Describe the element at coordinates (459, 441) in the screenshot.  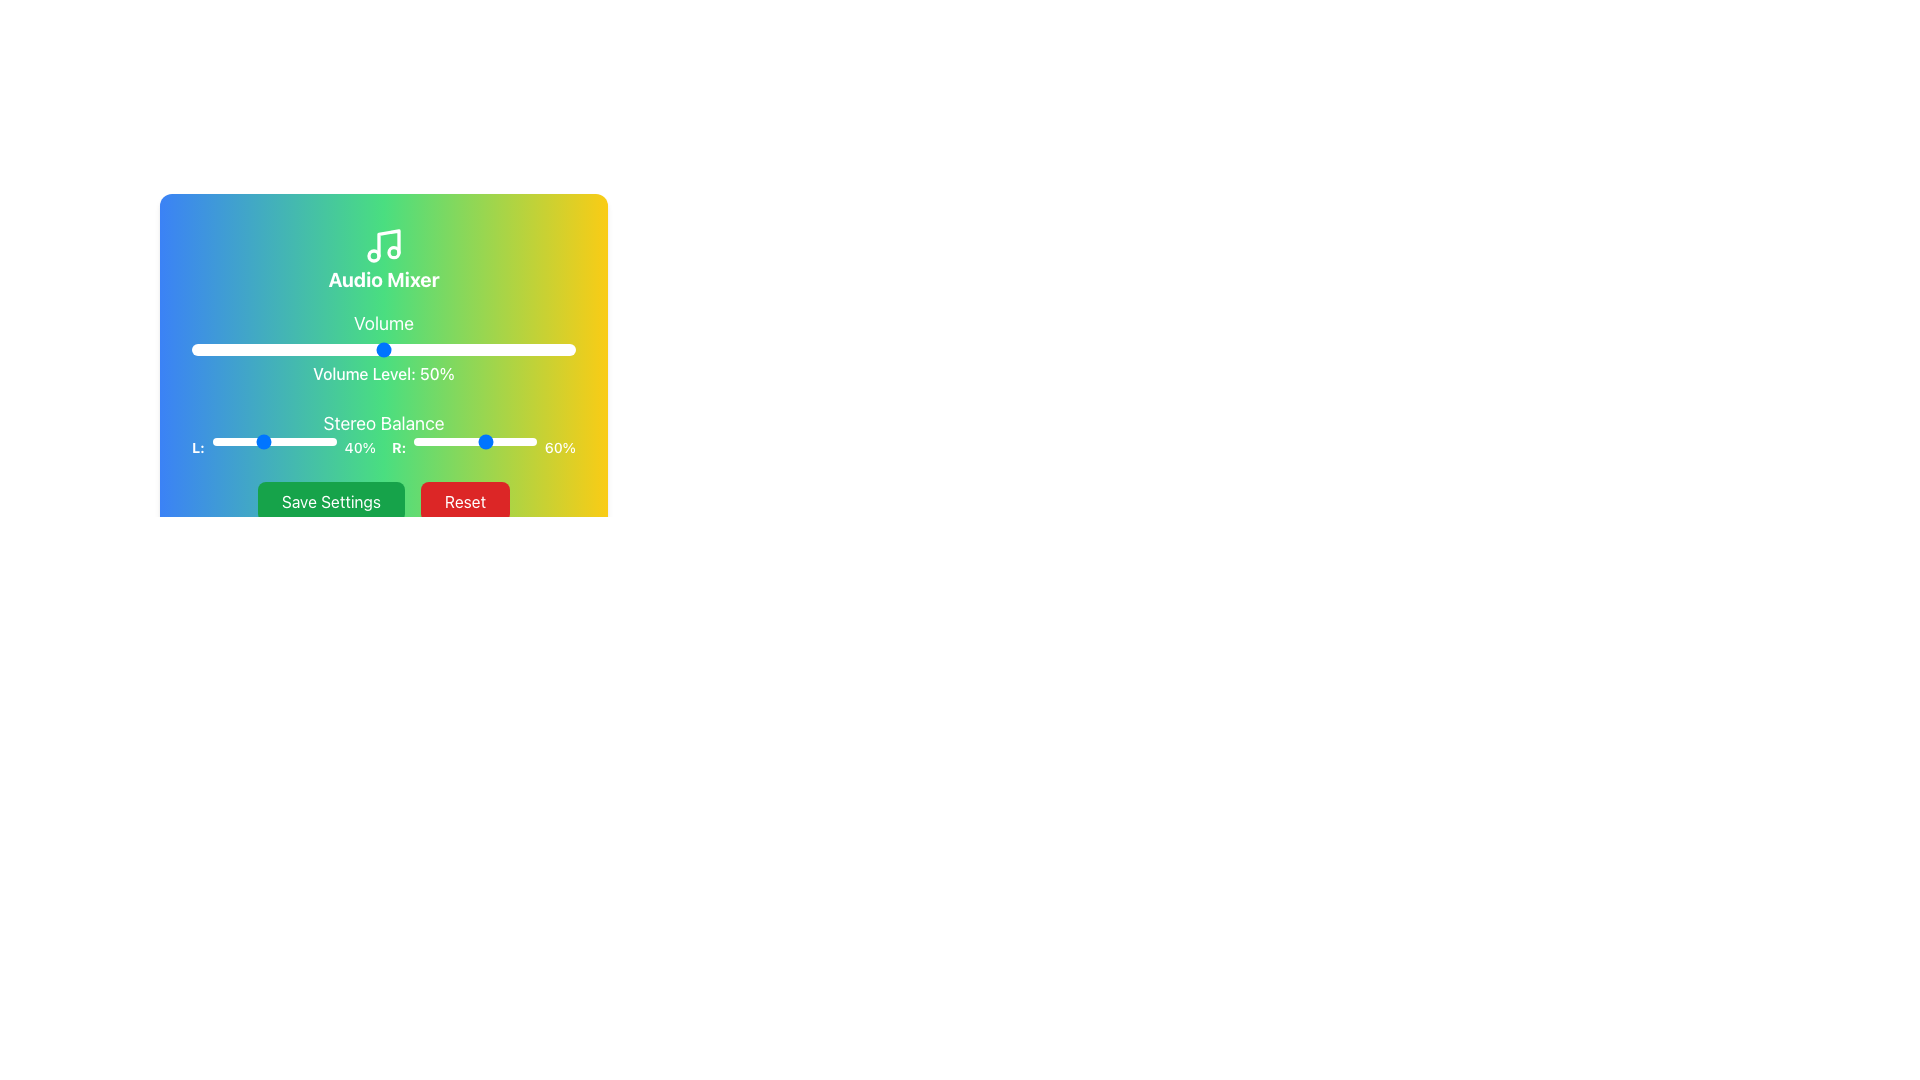
I see `the R value` at that location.